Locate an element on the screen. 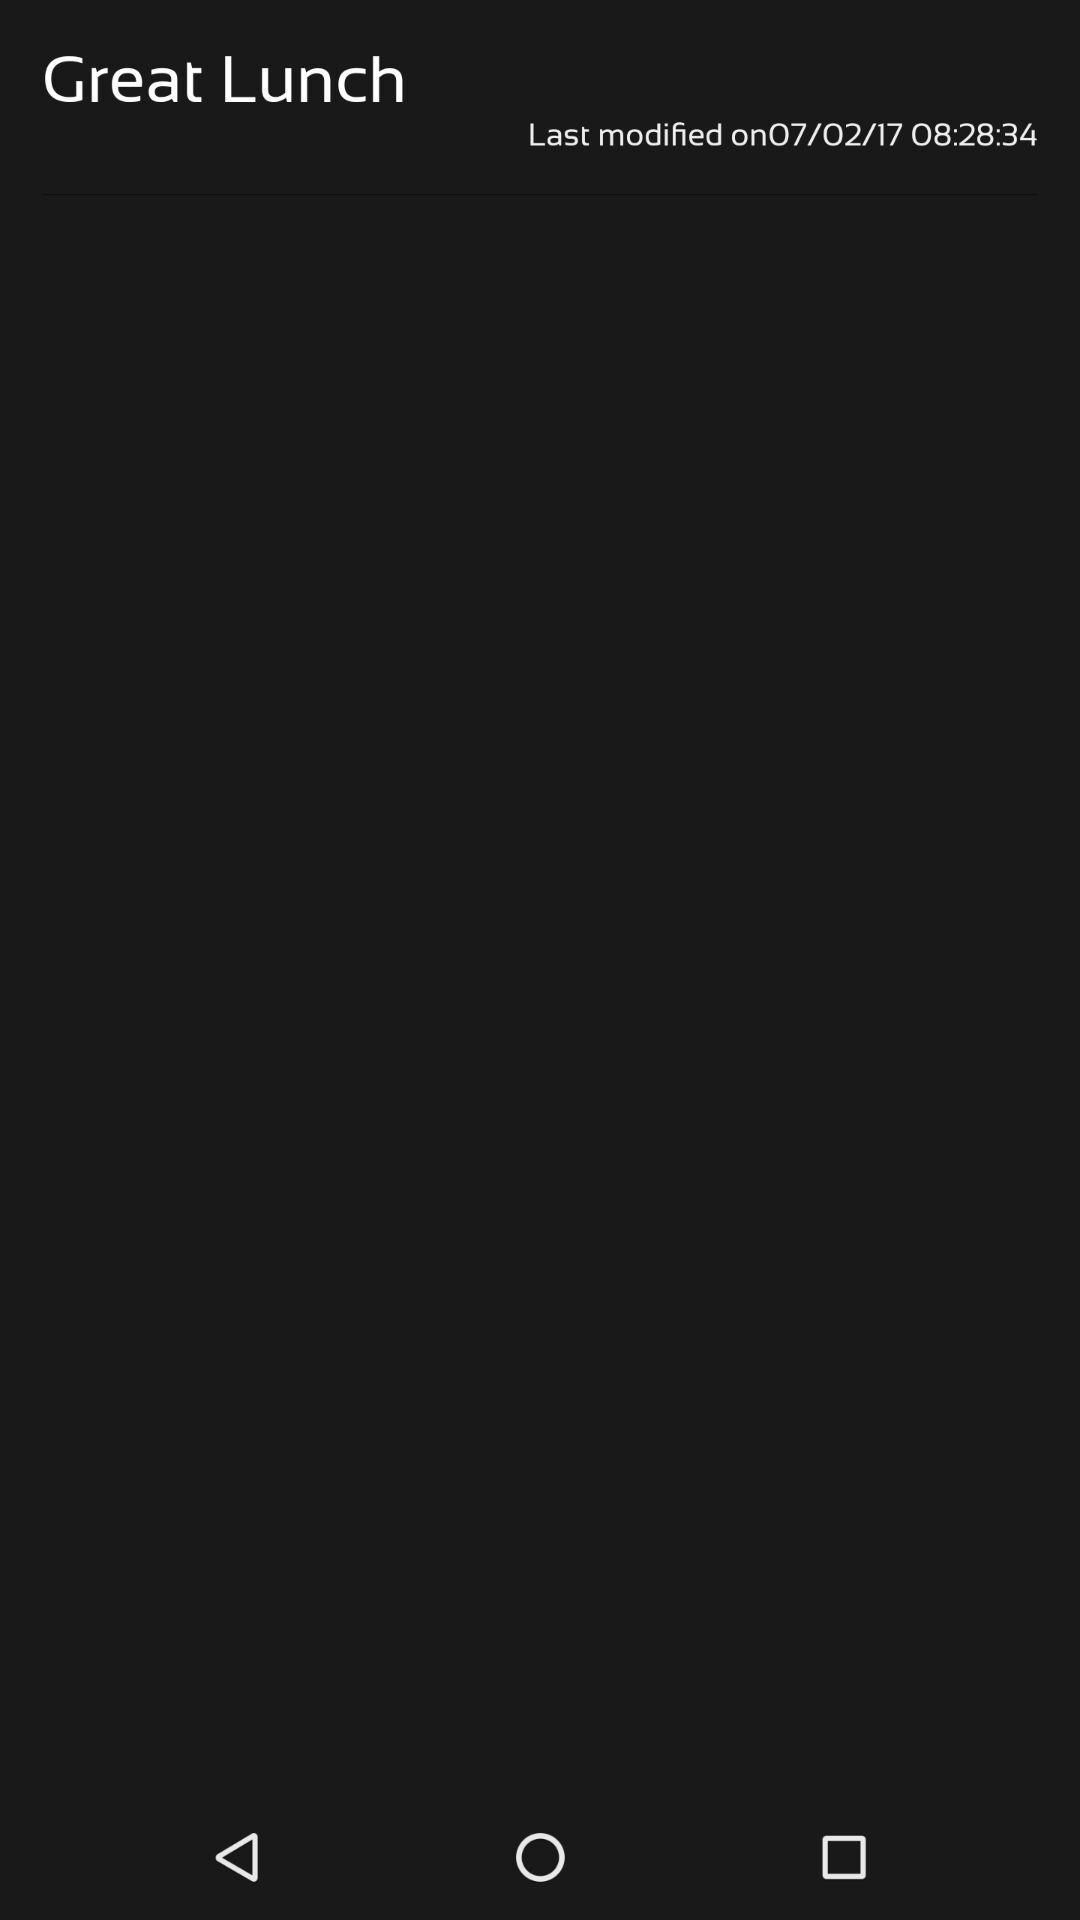  the last modified on07 item is located at coordinates (540, 133).